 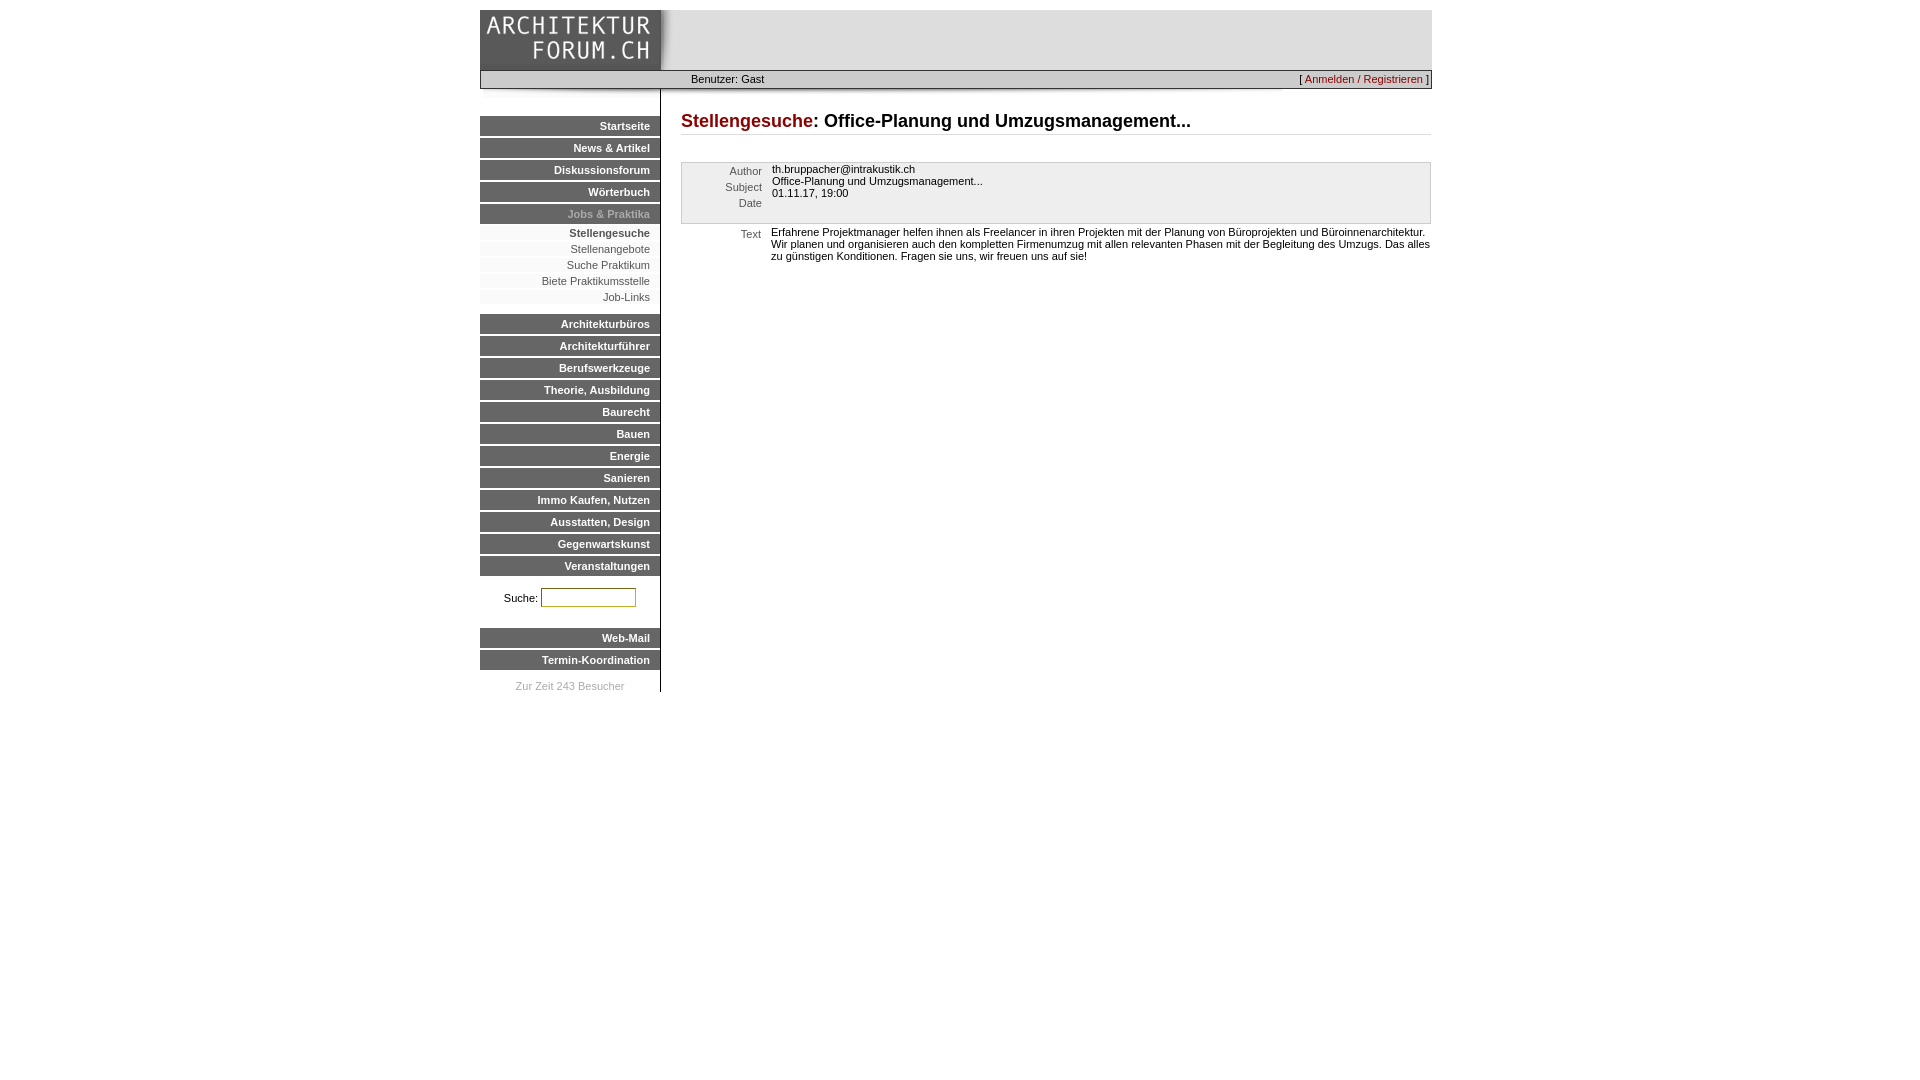 I want to click on 'Veranstaltungen', so click(x=480, y=566).